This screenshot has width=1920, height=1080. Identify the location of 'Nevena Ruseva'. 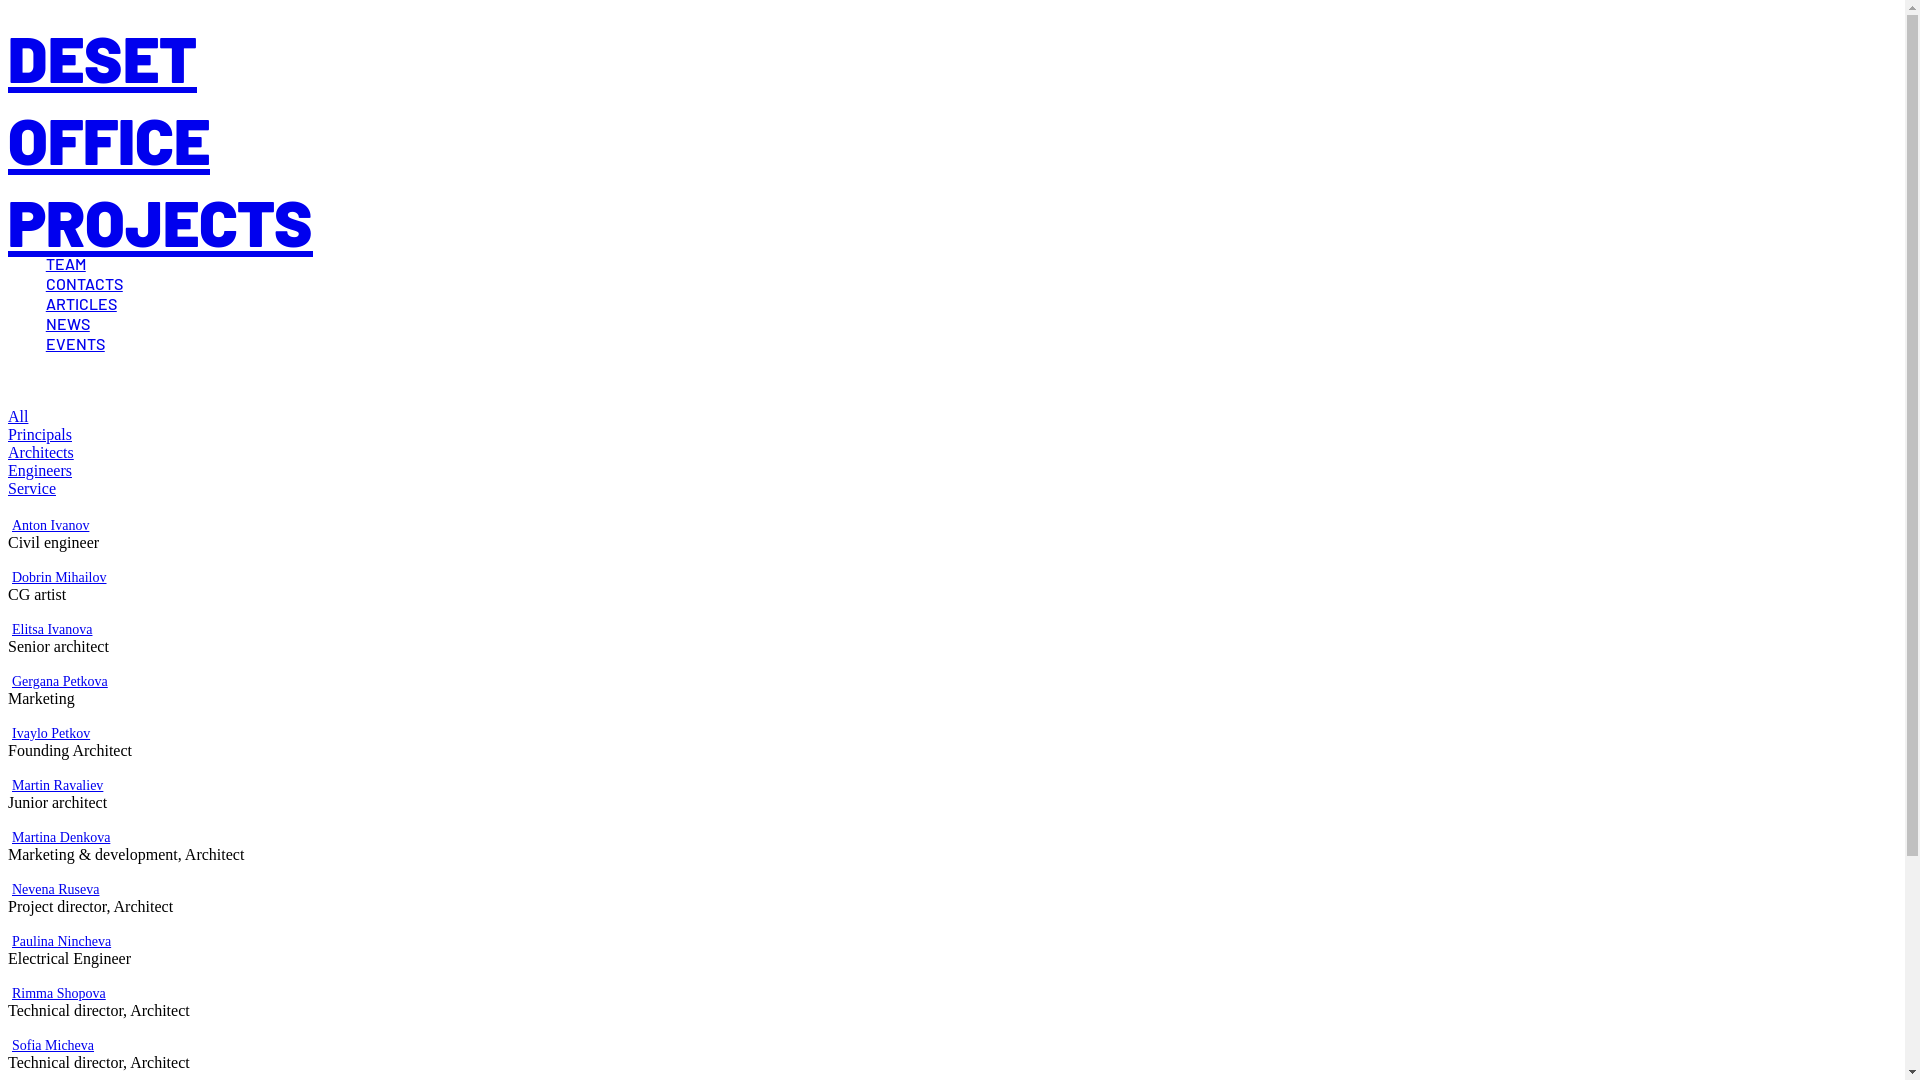
(12, 888).